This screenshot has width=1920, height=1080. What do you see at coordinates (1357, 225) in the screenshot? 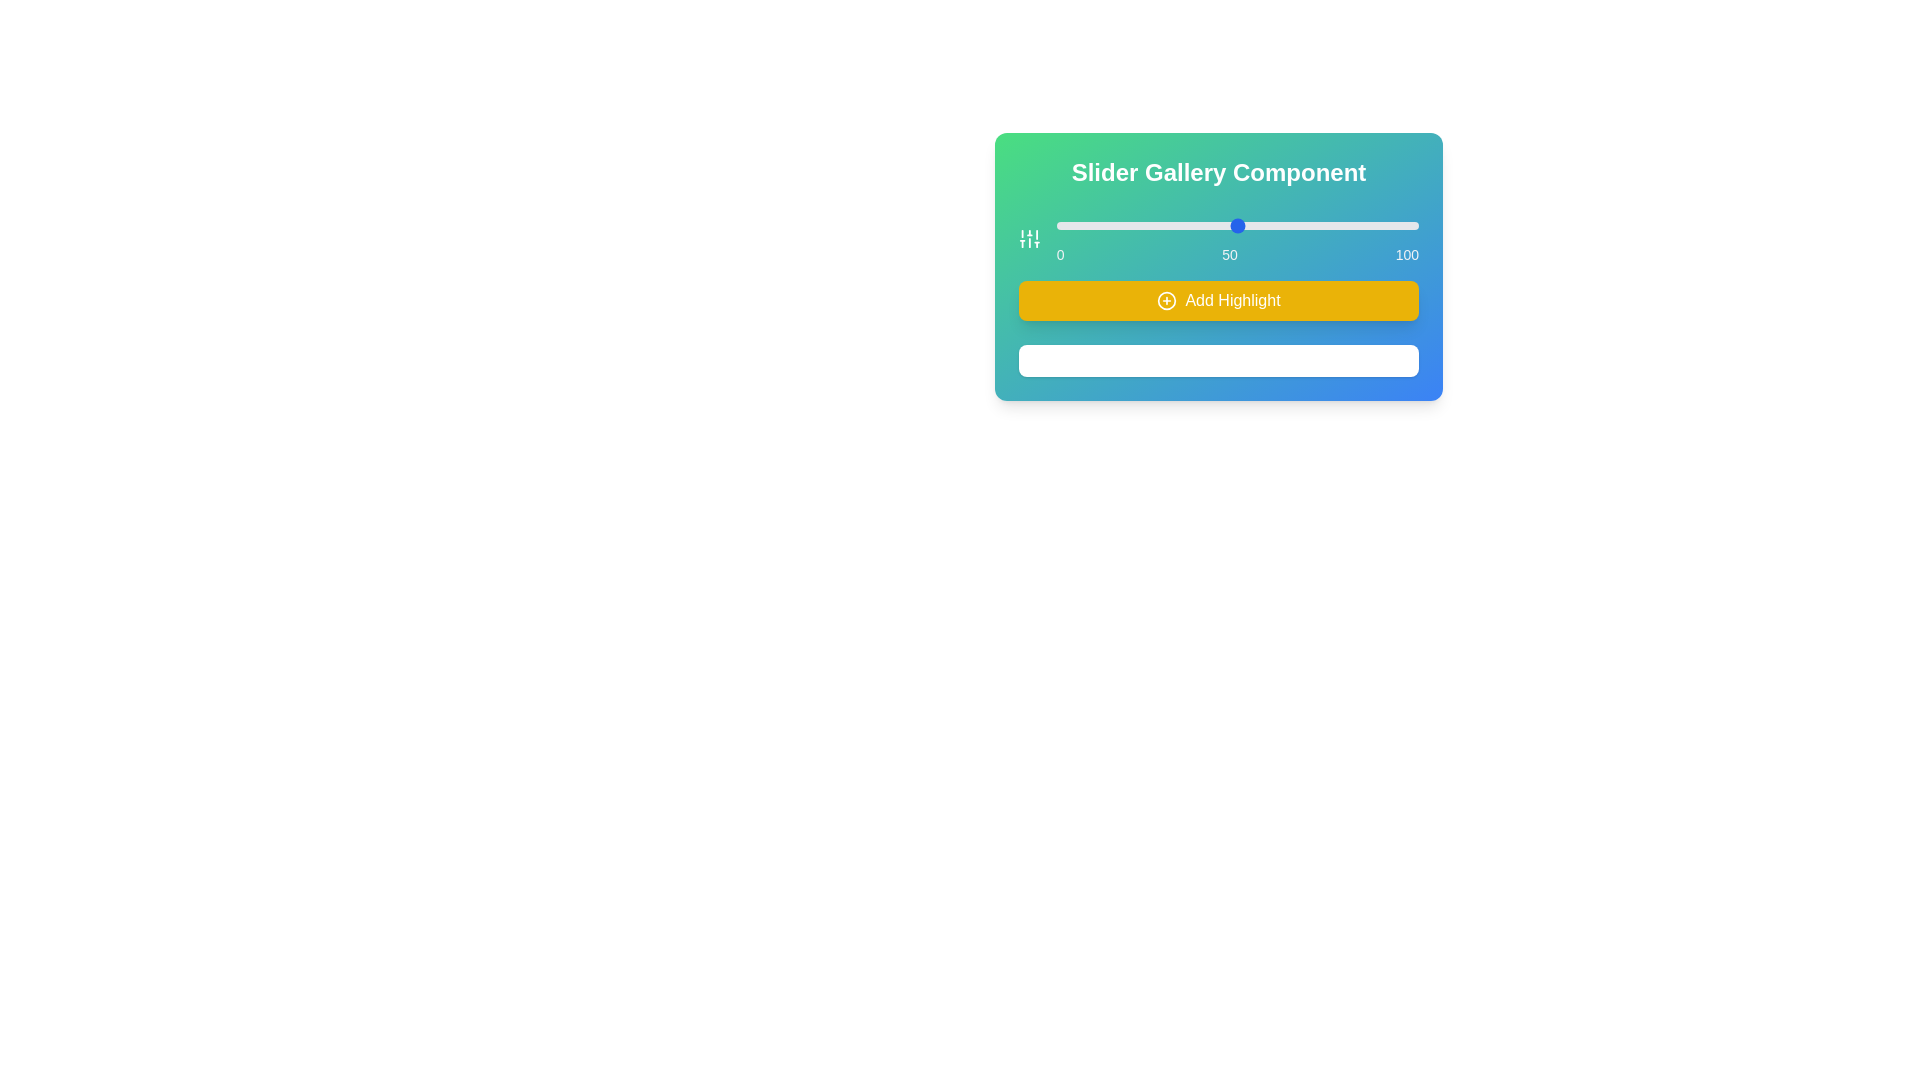
I see `the slider value` at bounding box center [1357, 225].